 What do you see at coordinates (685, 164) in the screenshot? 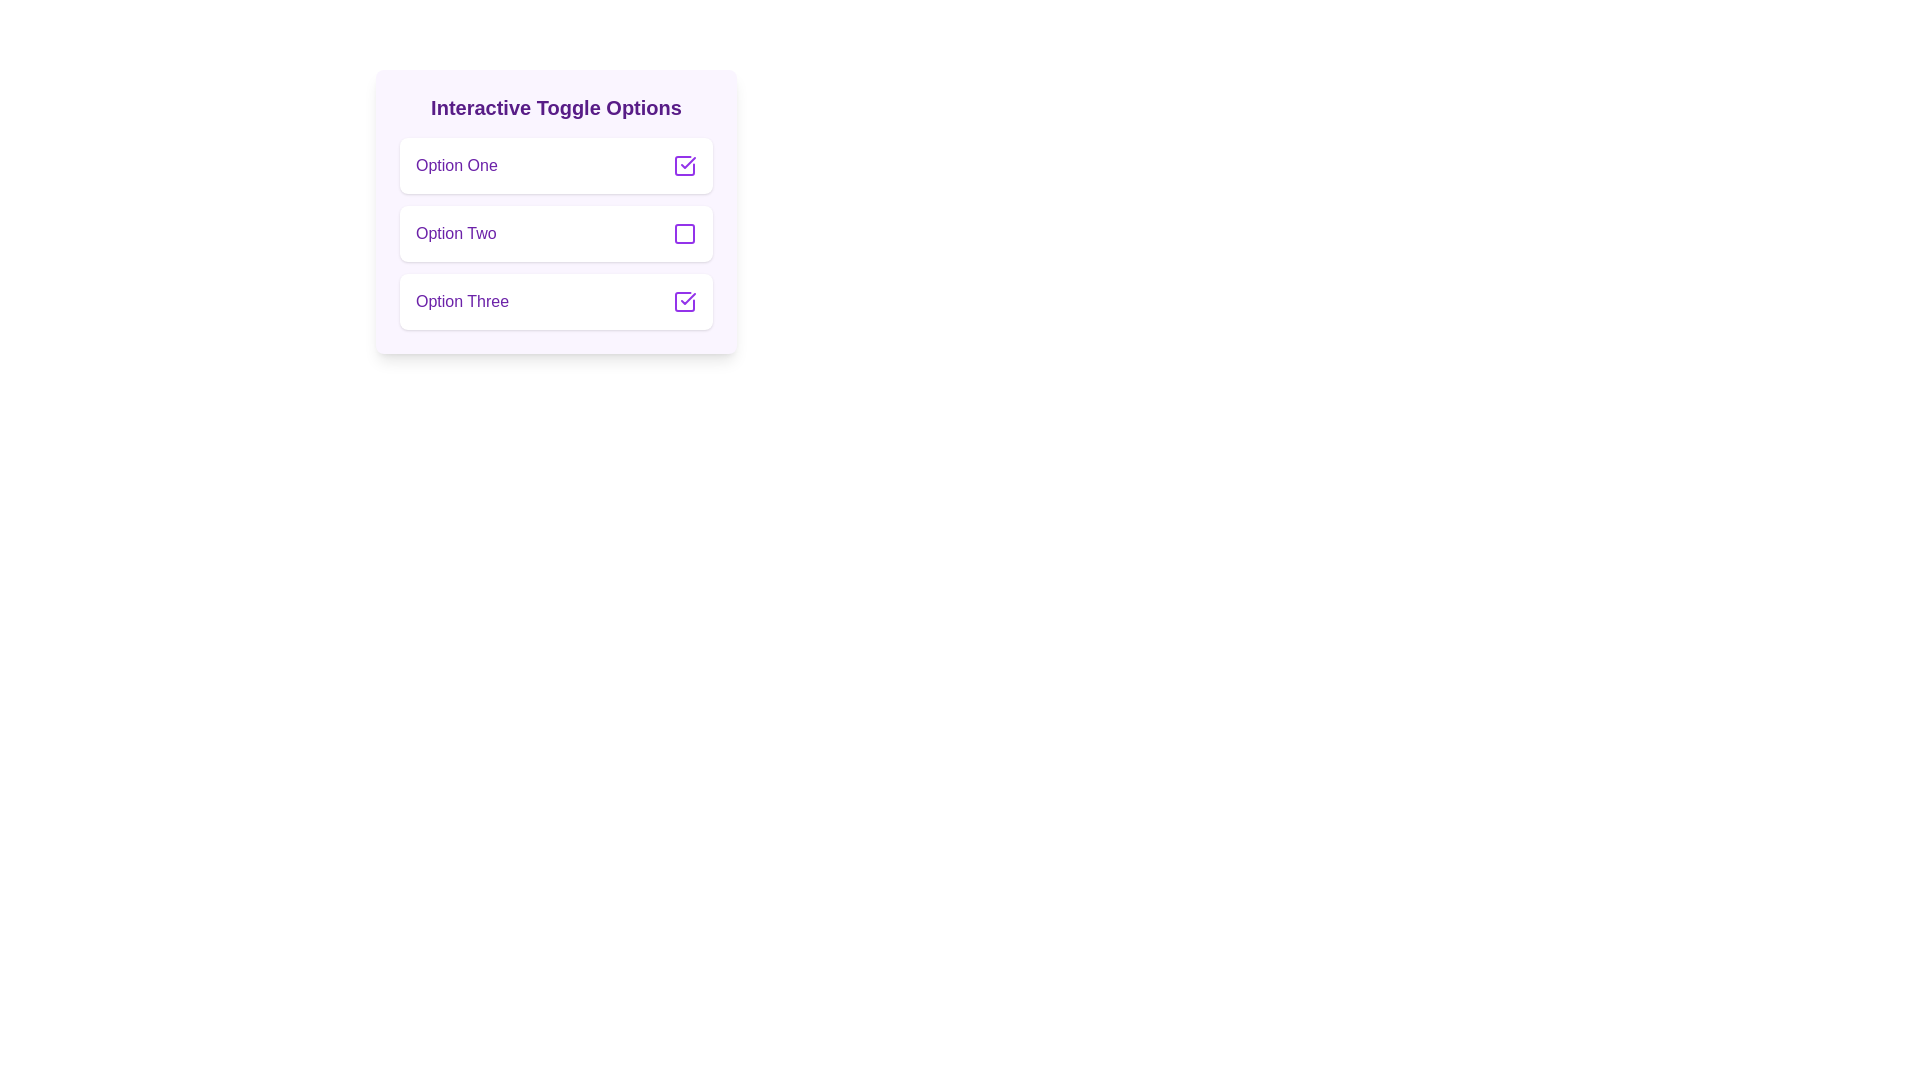
I see `the checkbox with a checkmark inside the rounded box, located to the right of 'Option One' in the top row of options` at bounding box center [685, 164].